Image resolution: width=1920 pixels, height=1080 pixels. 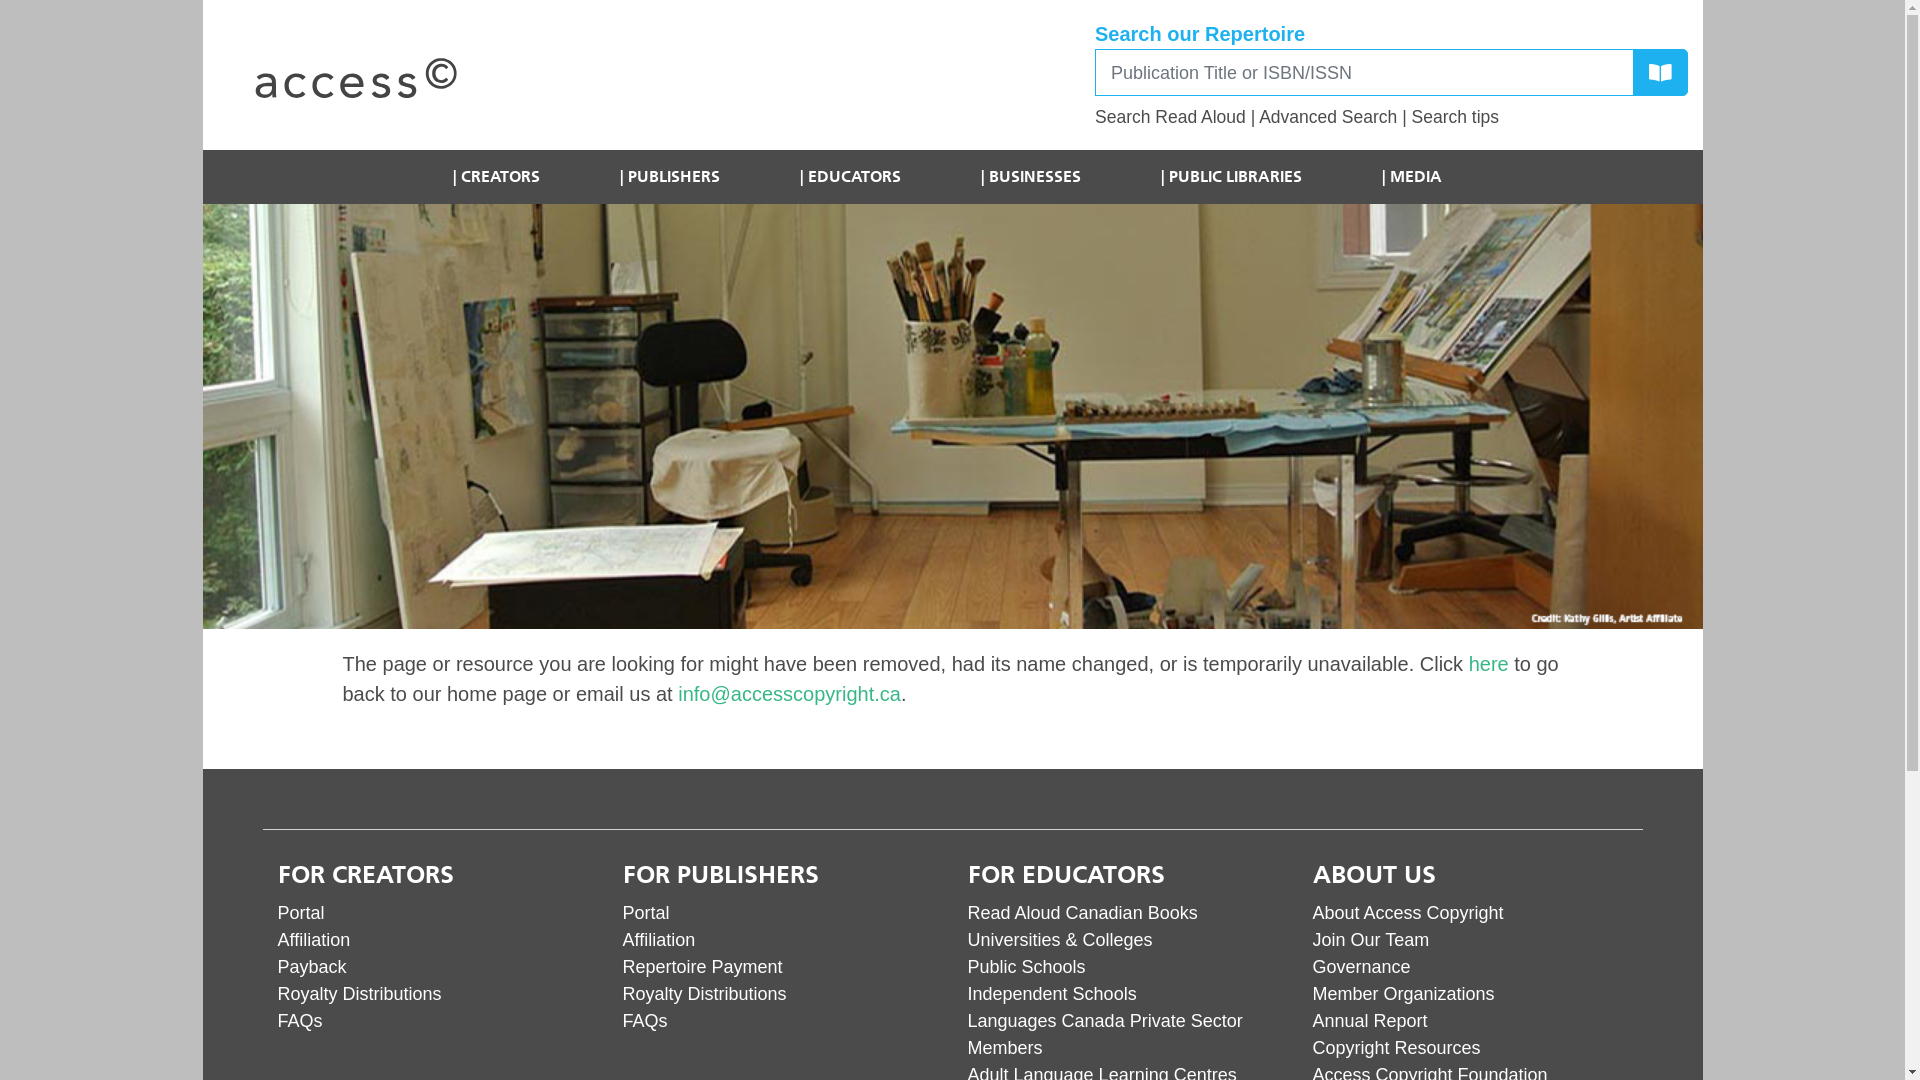 I want to click on 'Languages Canada Private Sector Members', so click(x=1104, y=1034).